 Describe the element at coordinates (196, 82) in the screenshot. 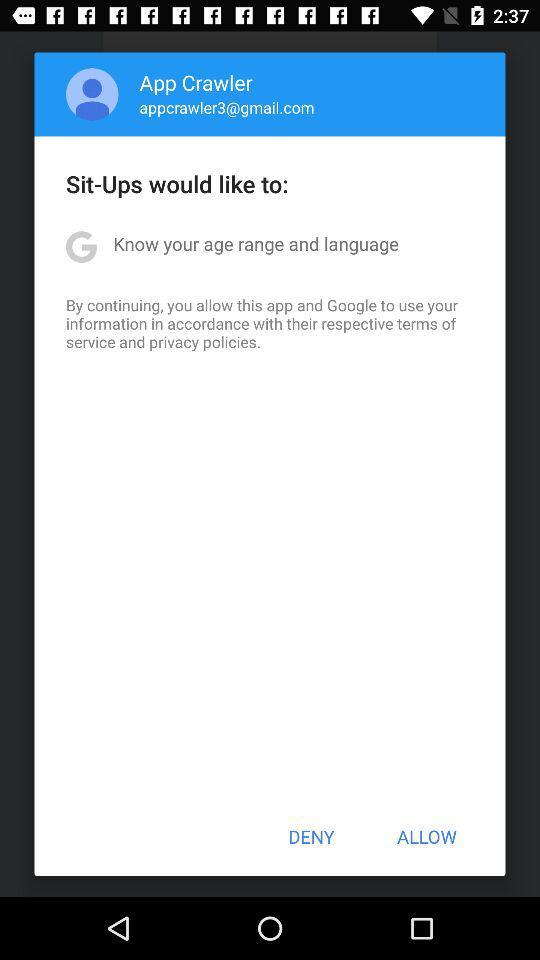

I see `app crawler item` at that location.